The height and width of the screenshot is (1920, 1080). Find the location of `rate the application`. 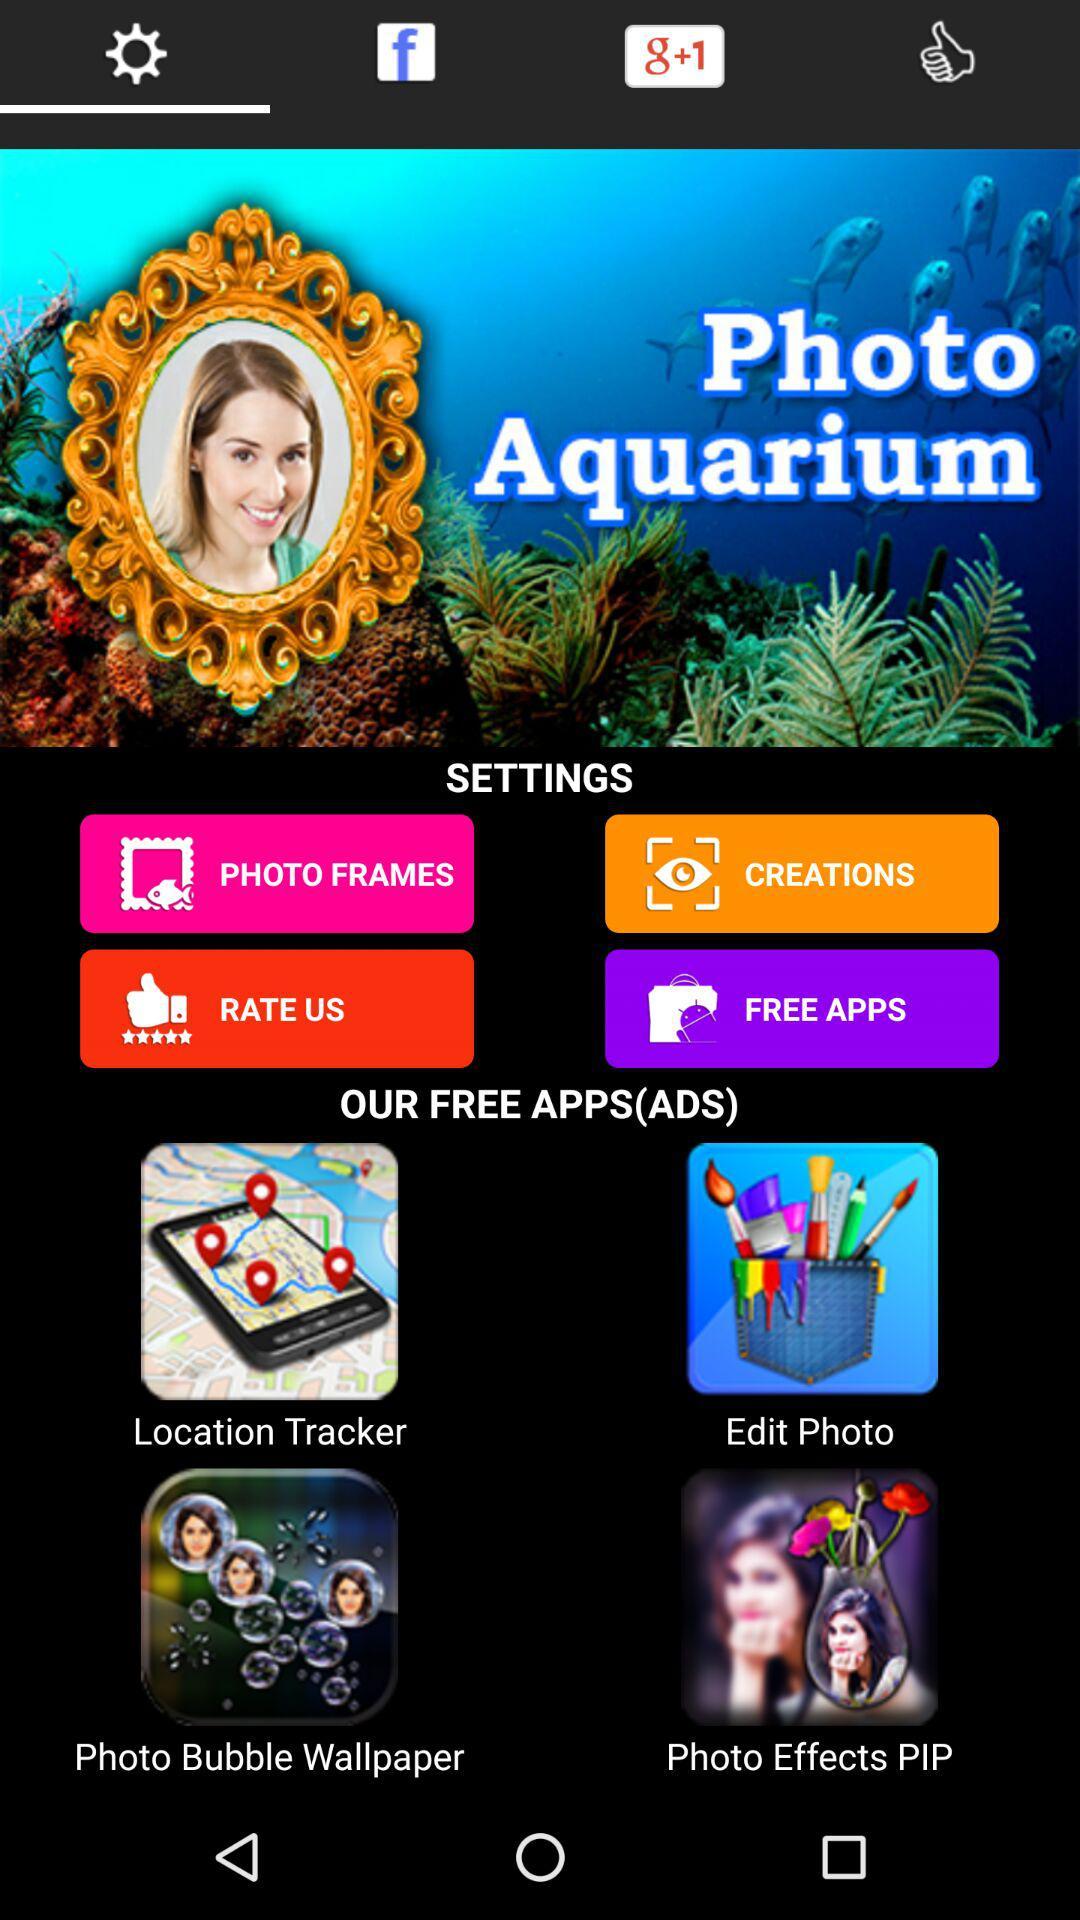

rate the application is located at coordinates (155, 1008).